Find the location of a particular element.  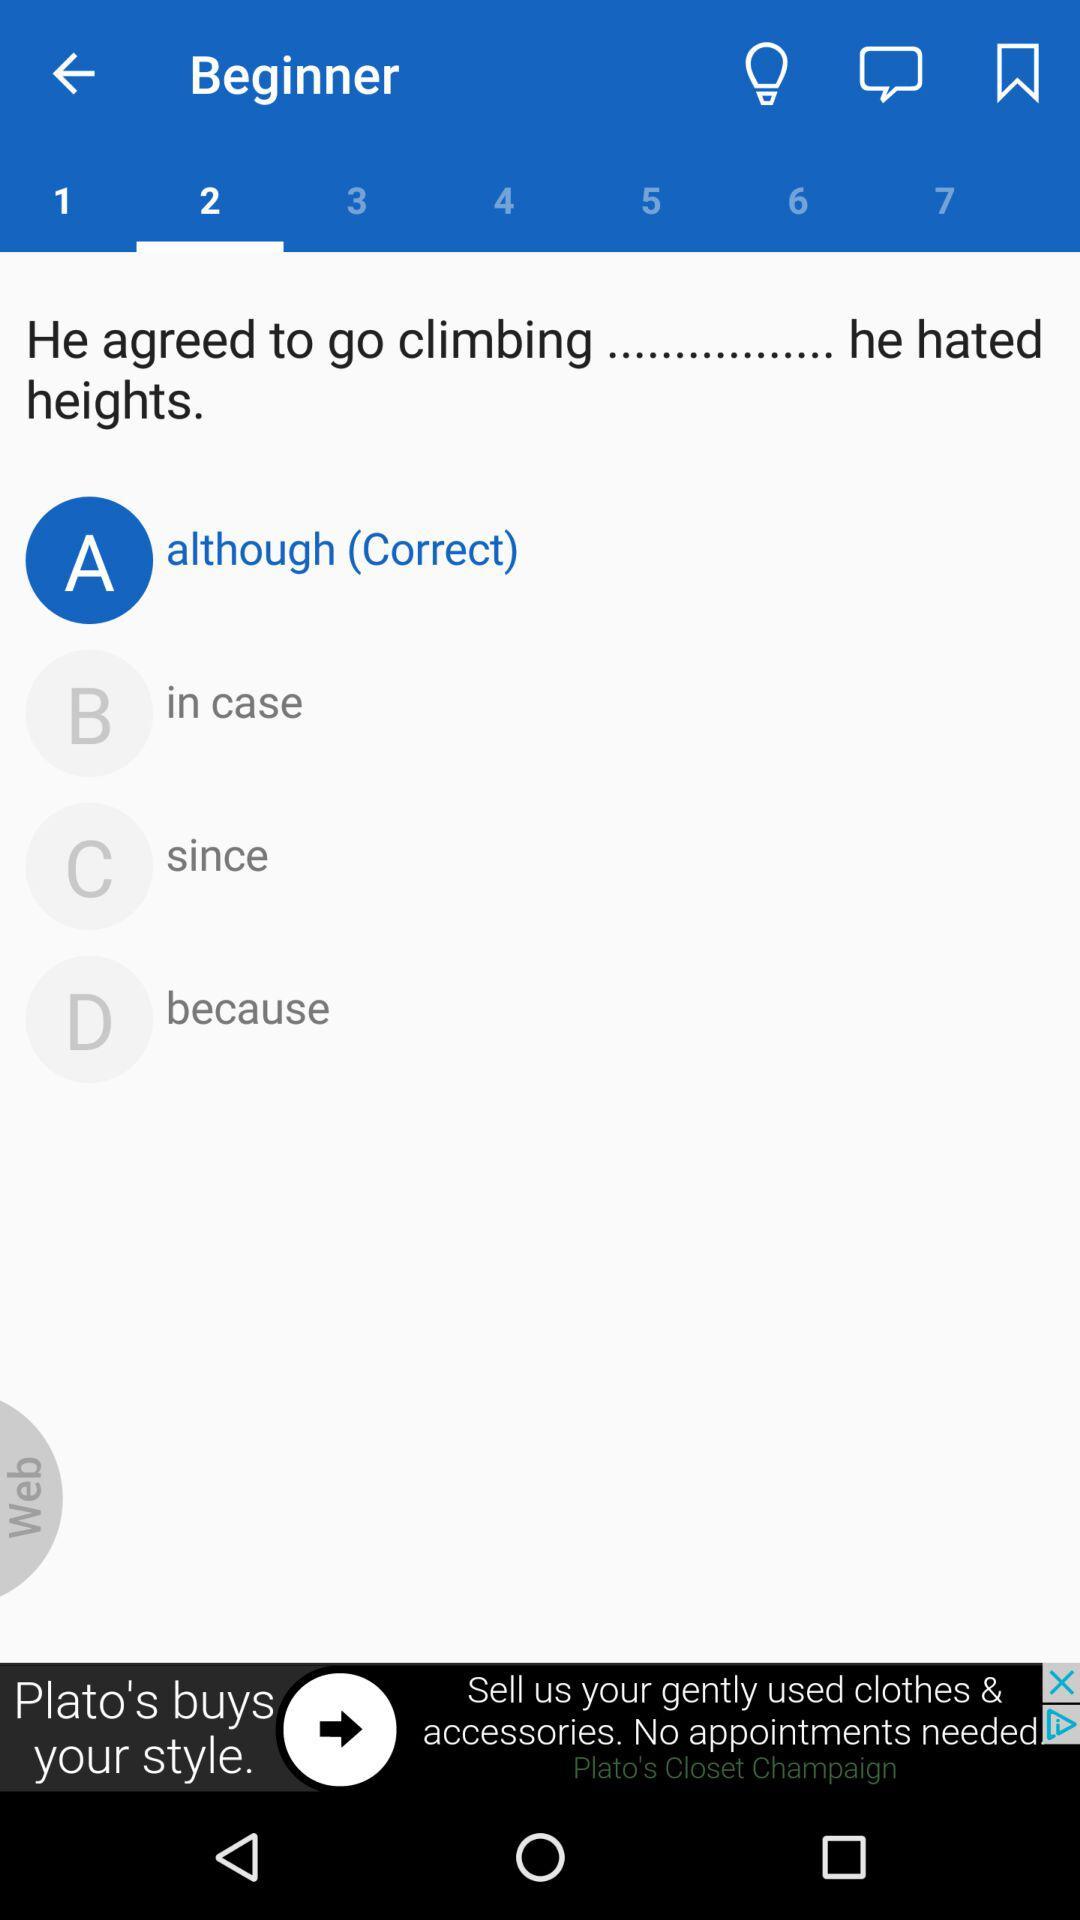

the number 5 which is beside 4 is located at coordinates (651, 199).